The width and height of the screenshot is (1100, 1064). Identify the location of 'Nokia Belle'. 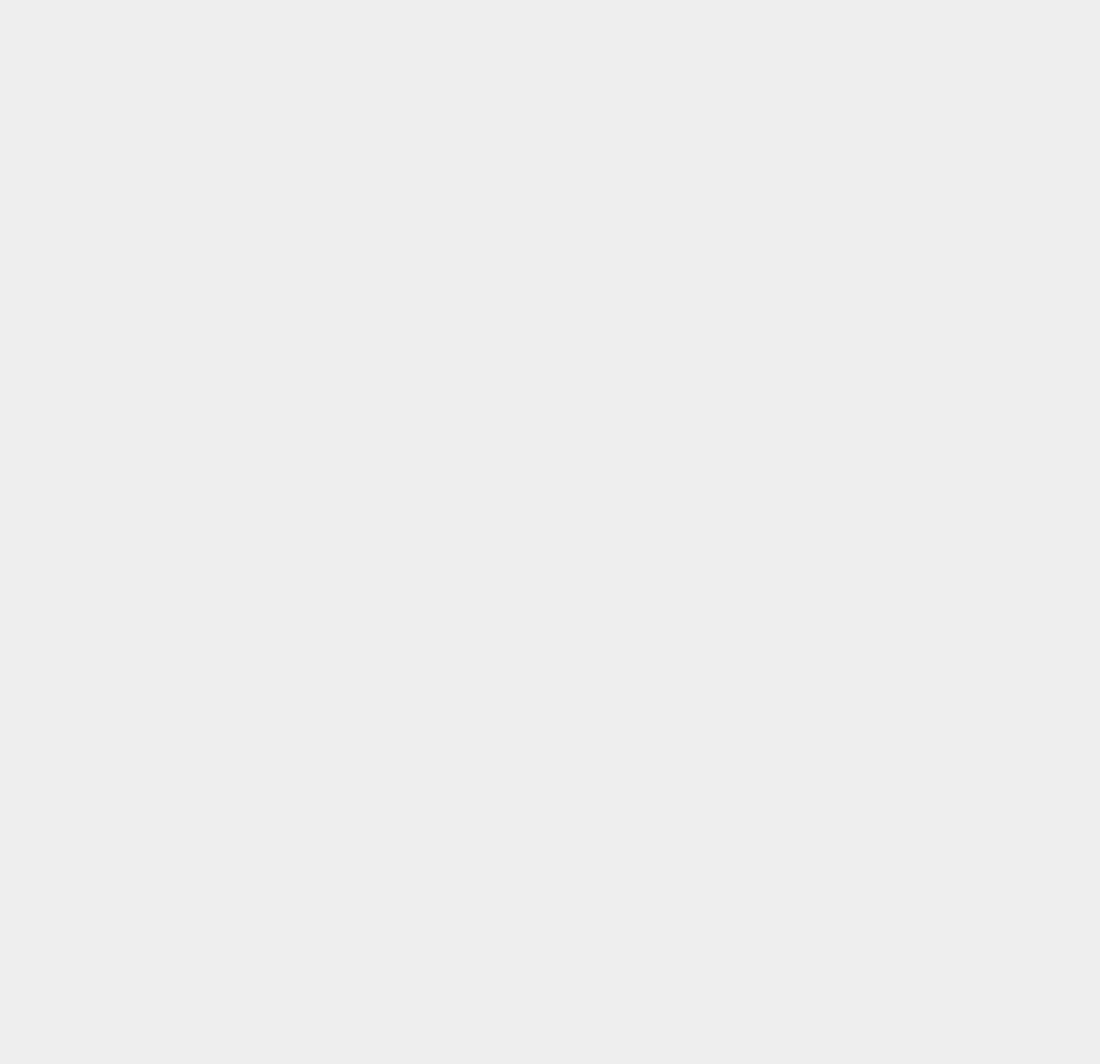
(812, 311).